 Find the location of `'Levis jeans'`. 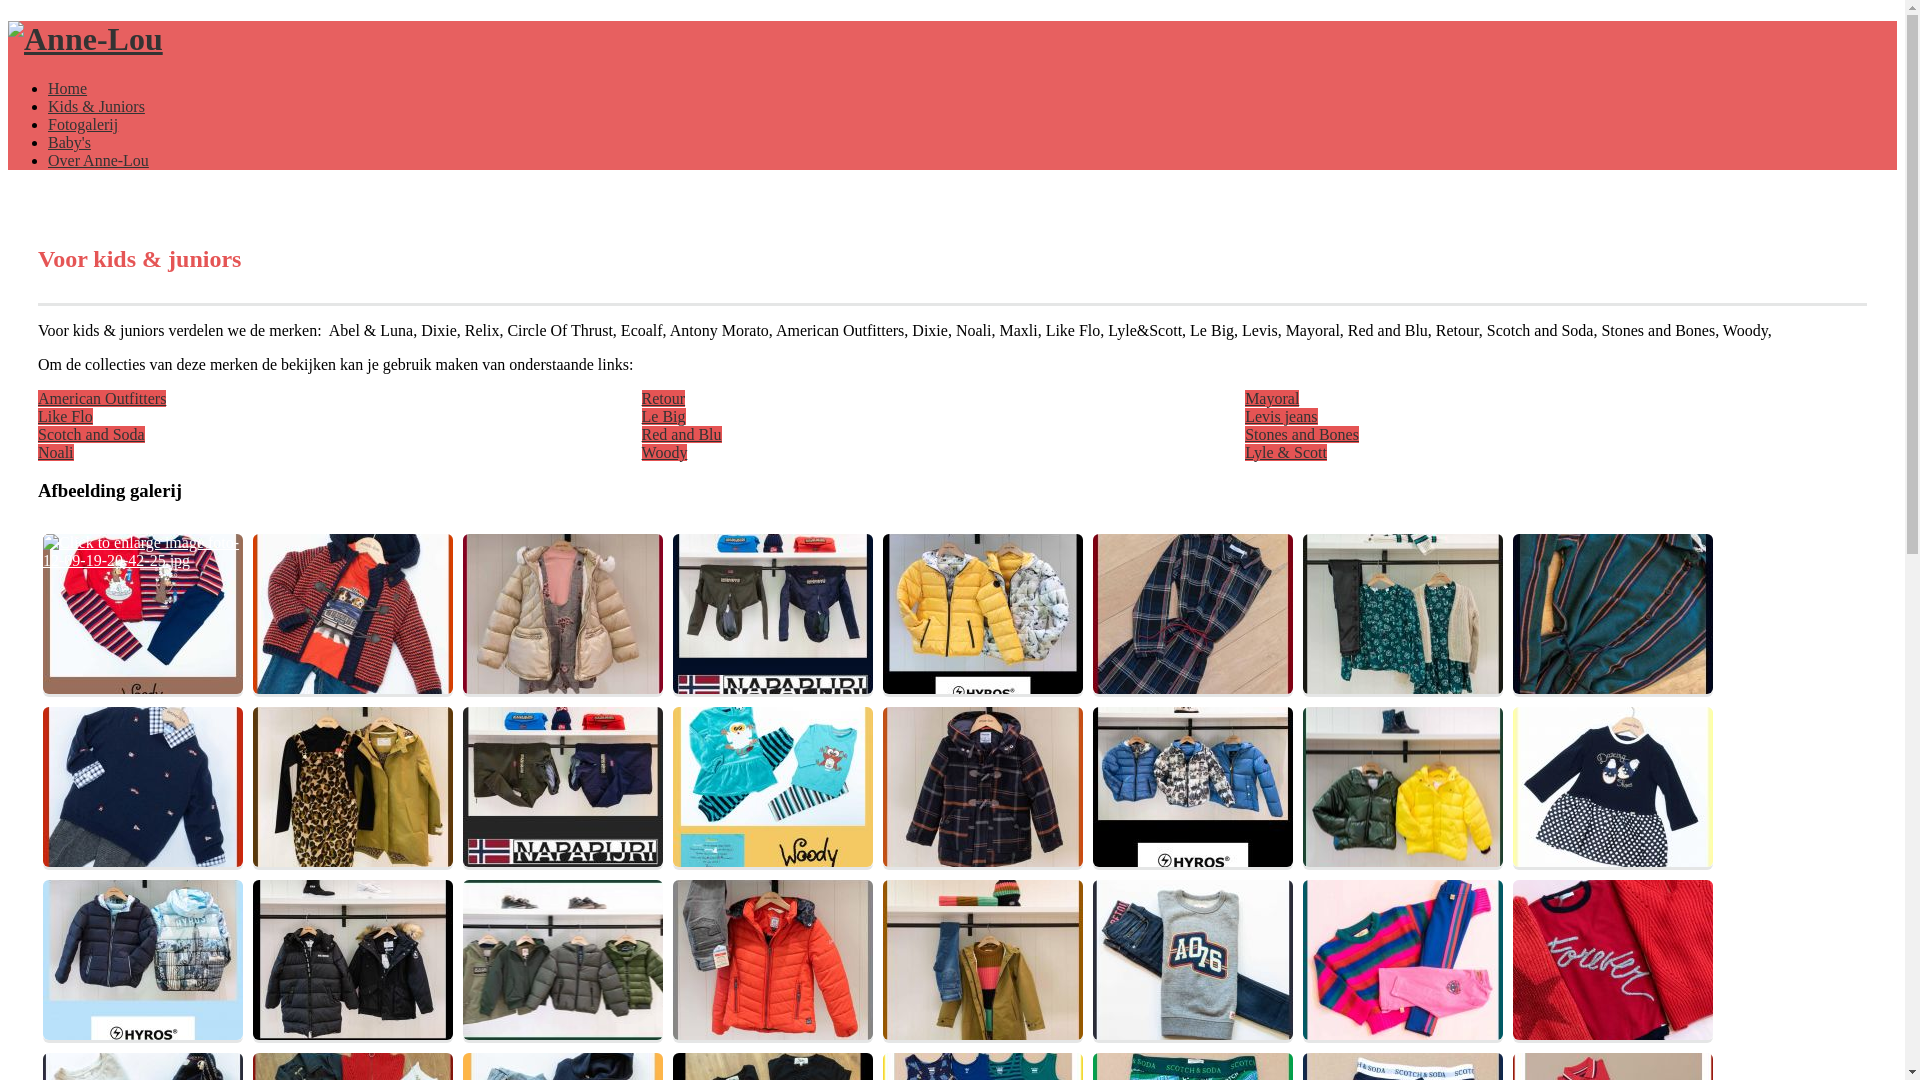

'Levis jeans' is located at coordinates (1281, 415).